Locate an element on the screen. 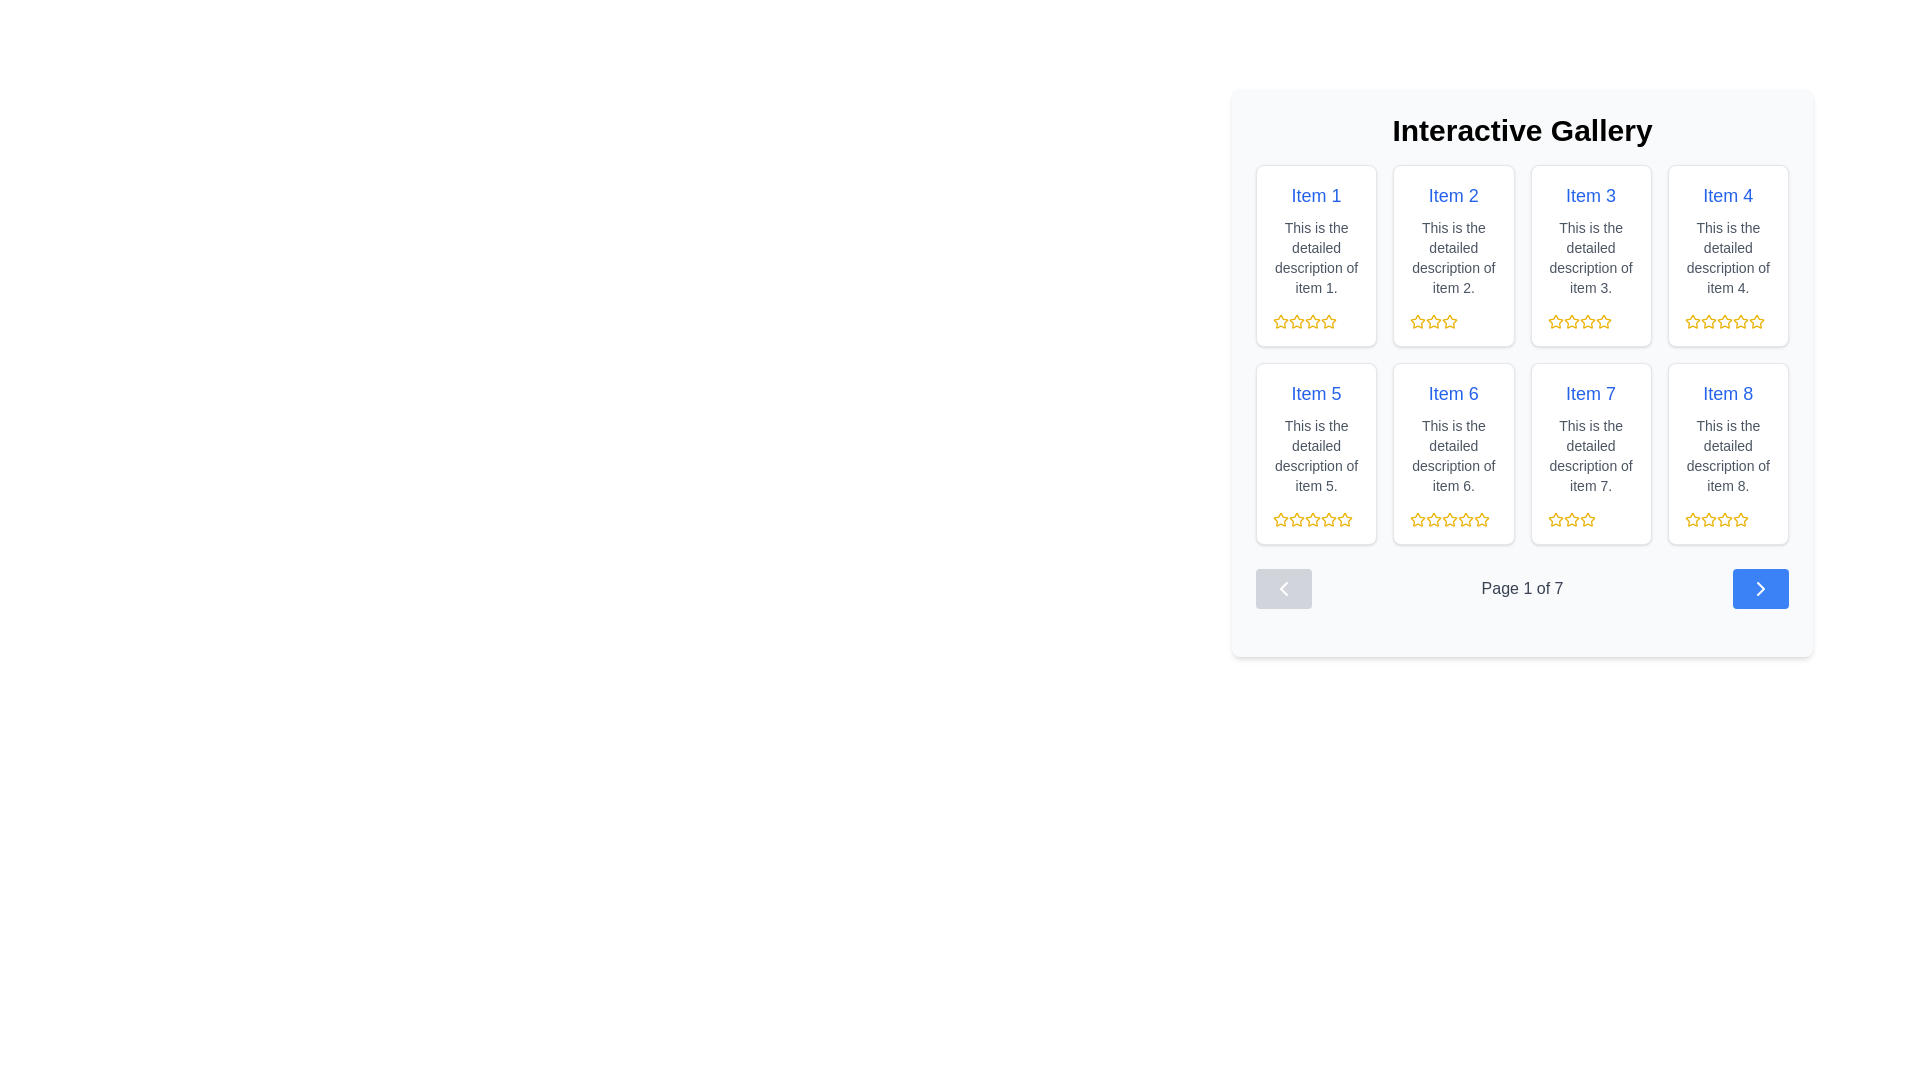 The image size is (1920, 1080). the first star icon in the rating system directly below the card labeled 'Item 7' is located at coordinates (1554, 519).